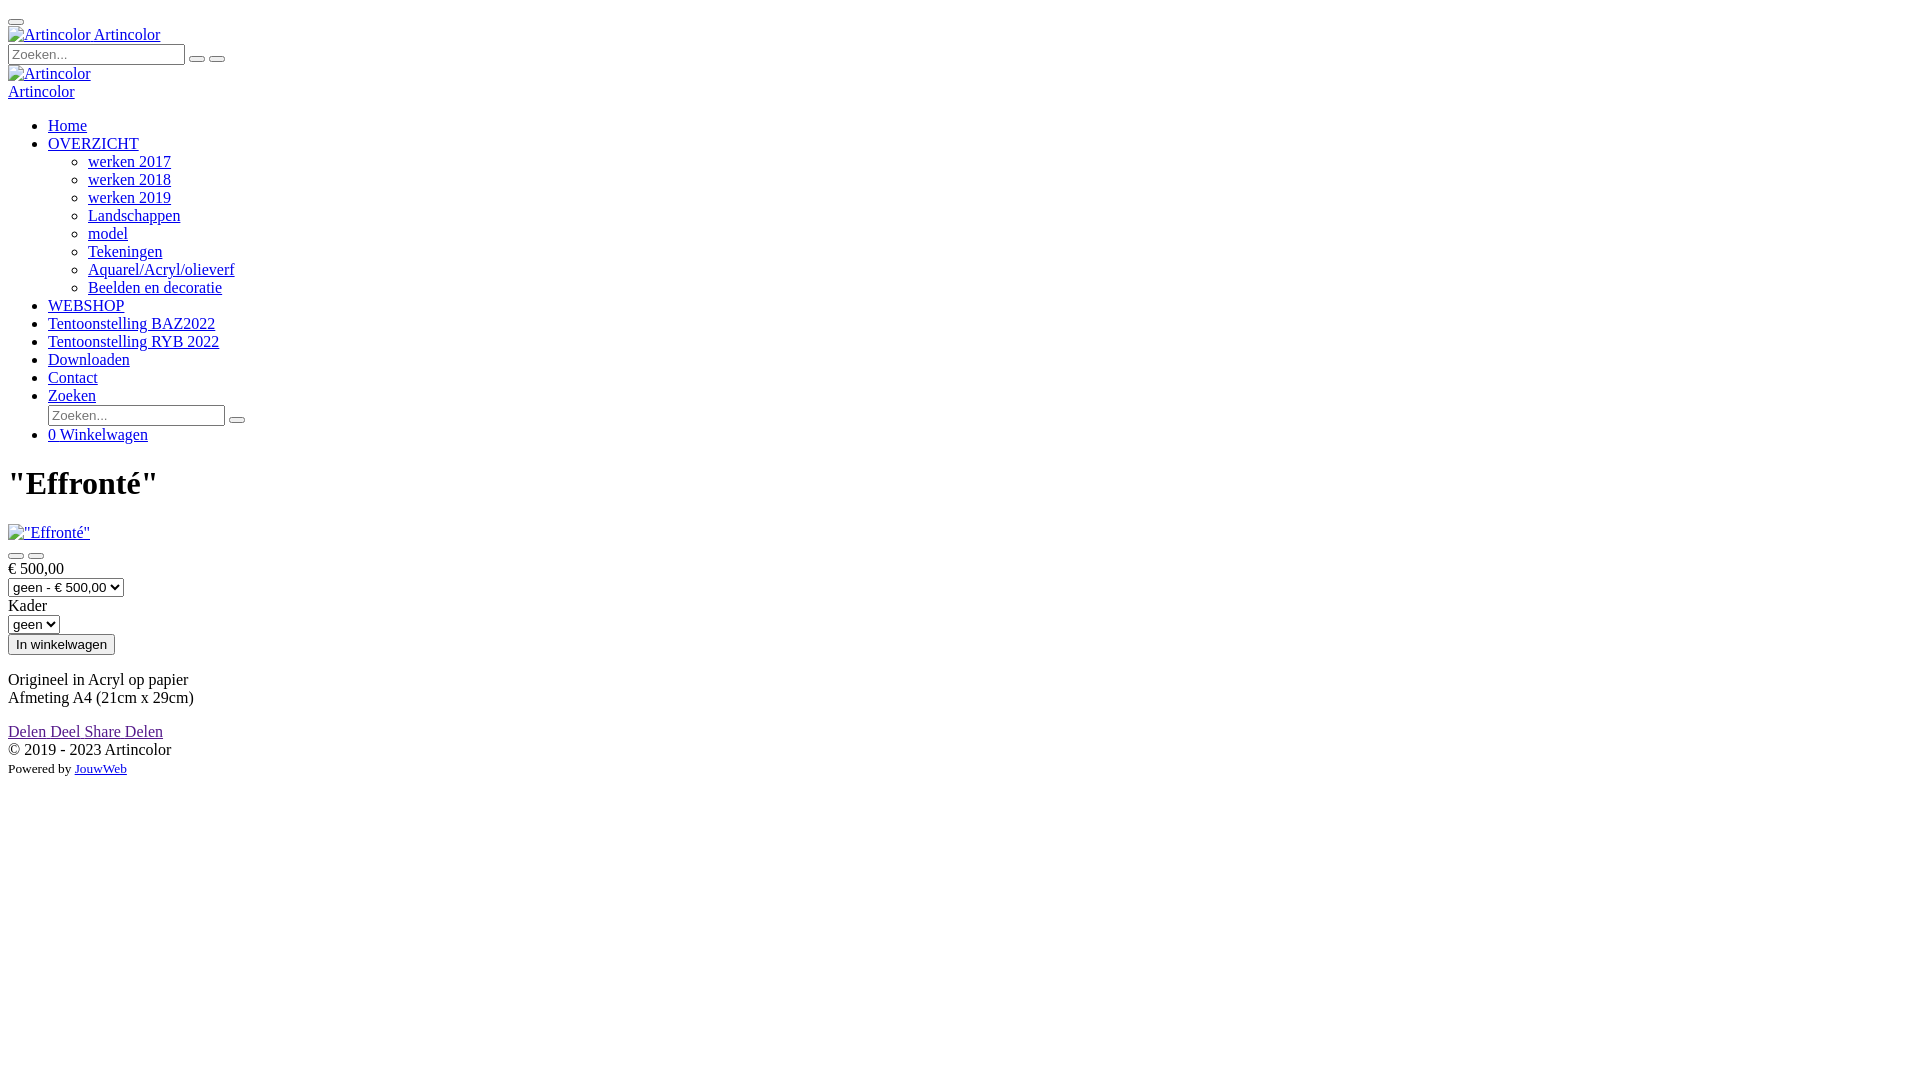 The height and width of the screenshot is (1080, 1920). Describe the element at coordinates (128, 197) in the screenshot. I see `'werken 2019'` at that location.